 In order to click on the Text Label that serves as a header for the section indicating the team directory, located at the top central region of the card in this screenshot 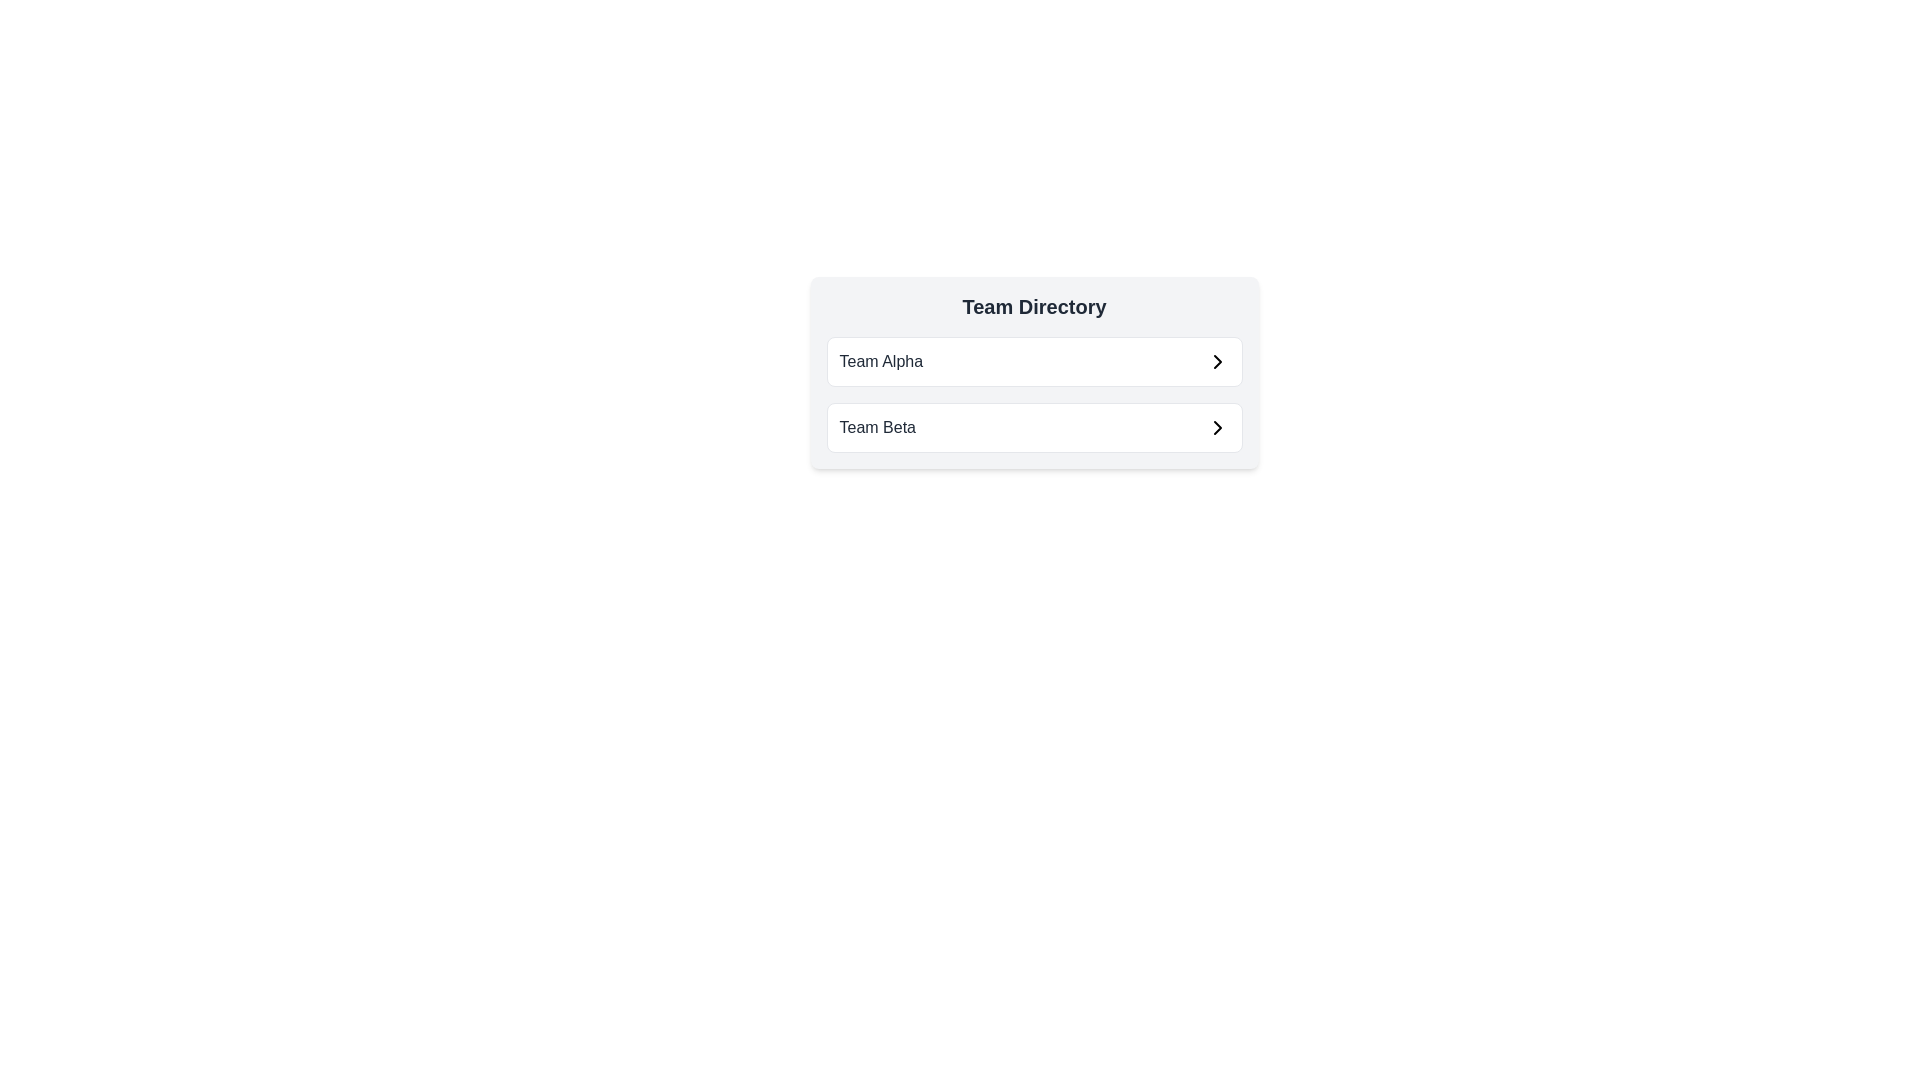, I will do `click(1034, 307)`.